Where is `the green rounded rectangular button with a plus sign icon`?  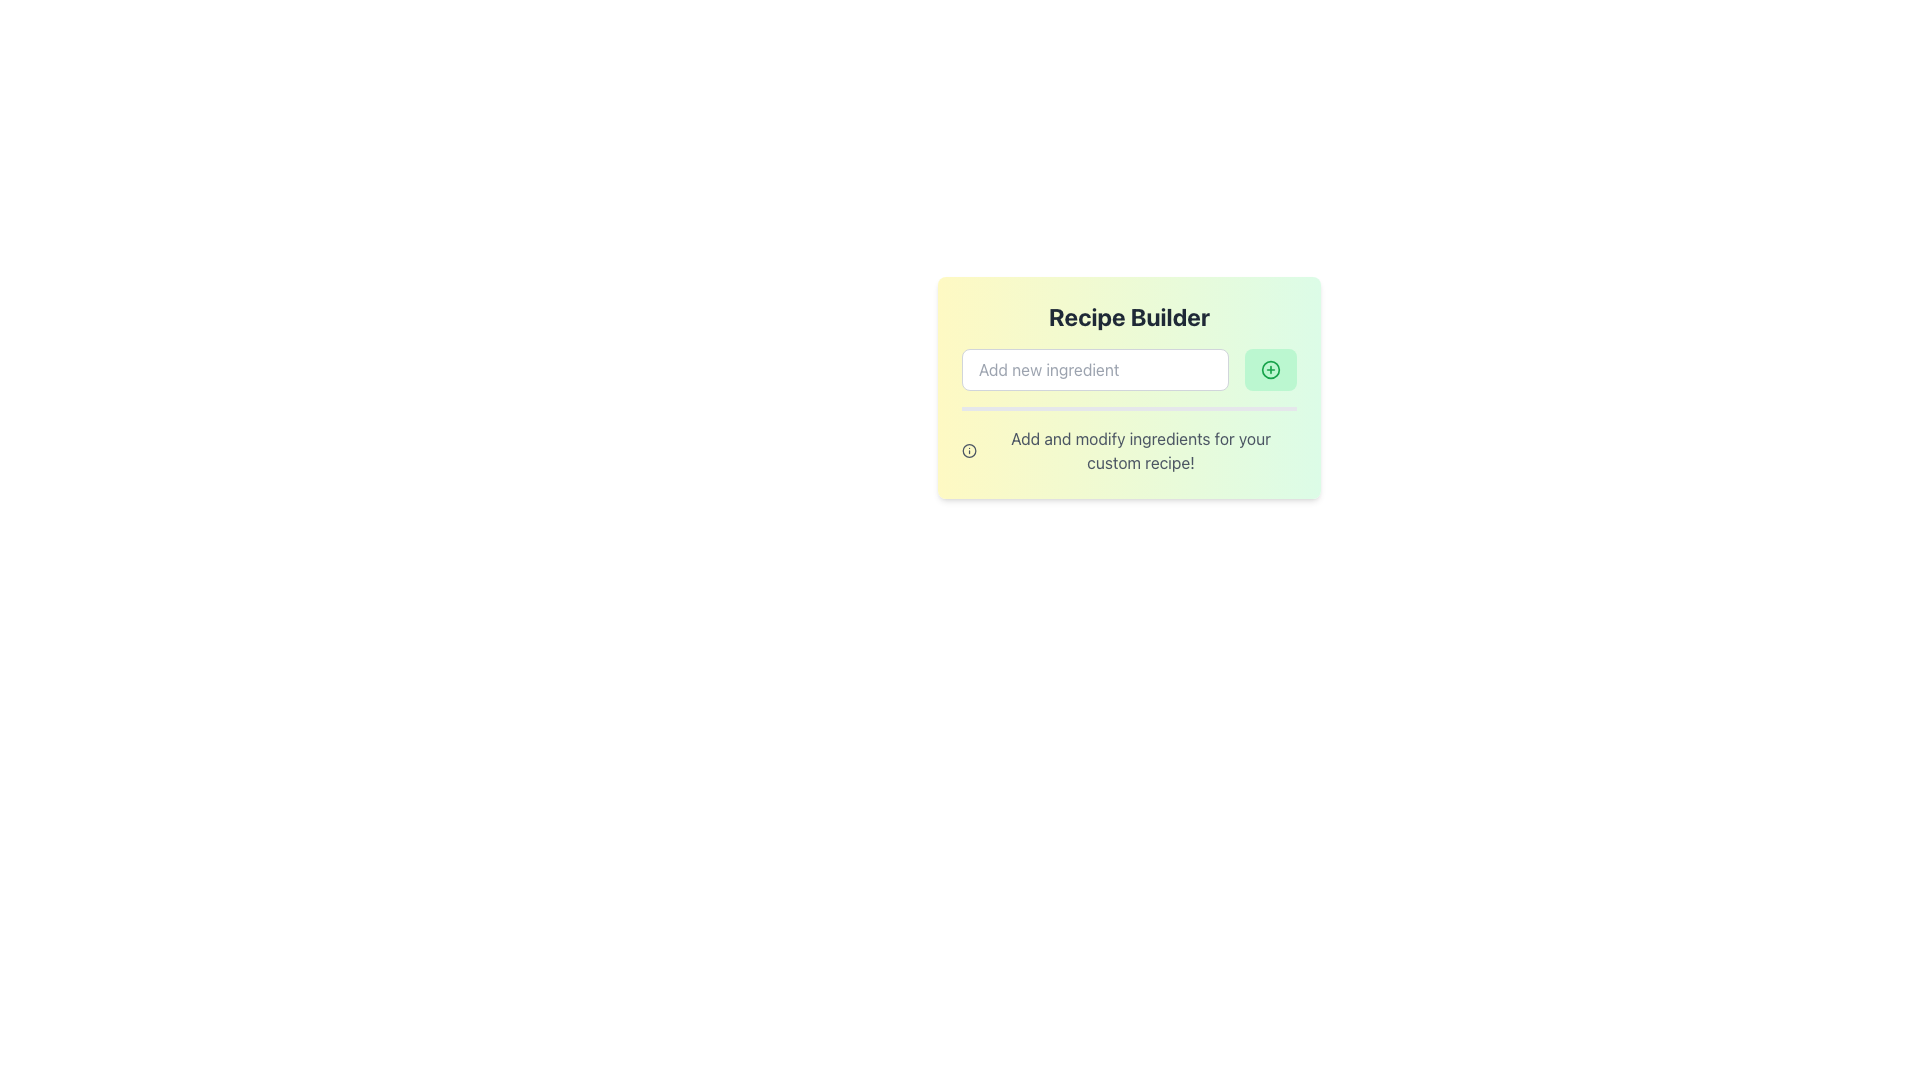 the green rounded rectangular button with a plus sign icon is located at coordinates (1270, 370).